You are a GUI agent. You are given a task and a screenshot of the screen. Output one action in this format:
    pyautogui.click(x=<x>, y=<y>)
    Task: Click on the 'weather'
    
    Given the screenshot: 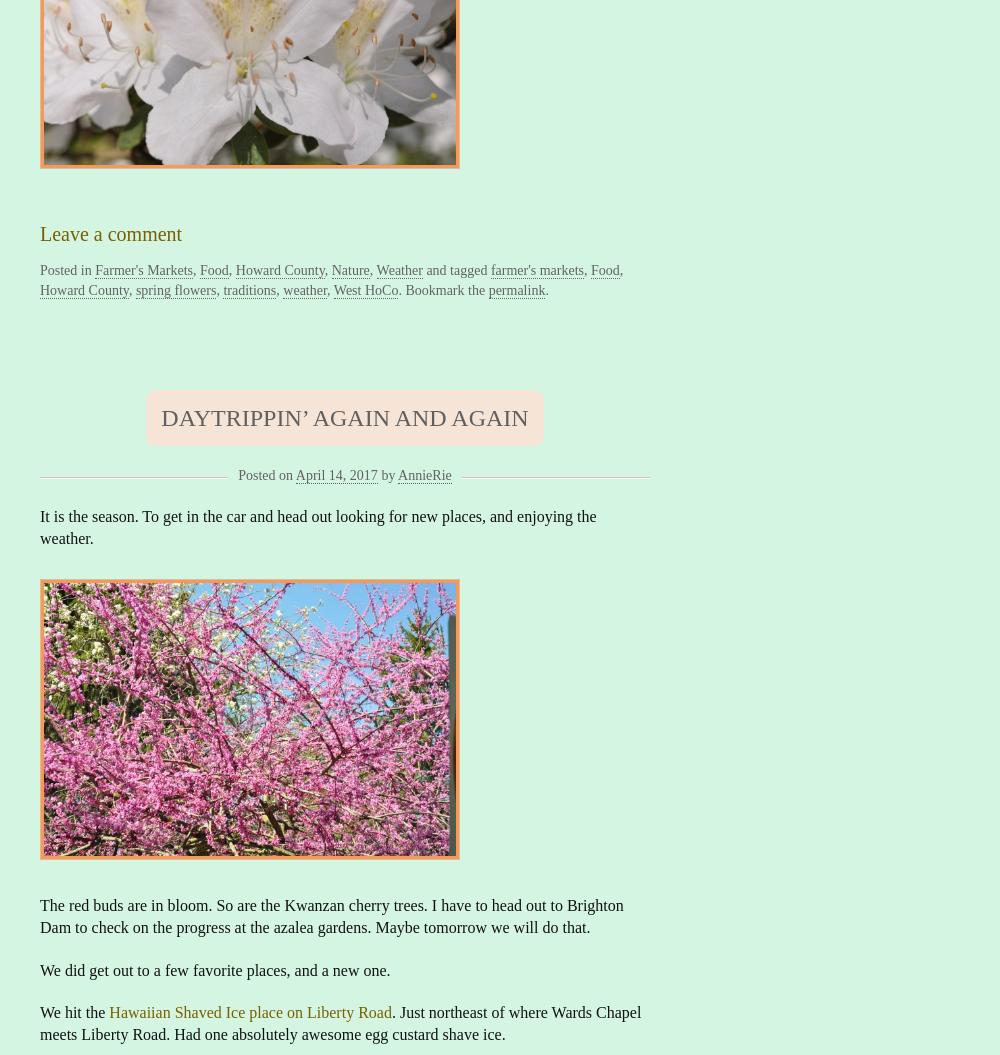 What is the action you would take?
    pyautogui.click(x=305, y=289)
    